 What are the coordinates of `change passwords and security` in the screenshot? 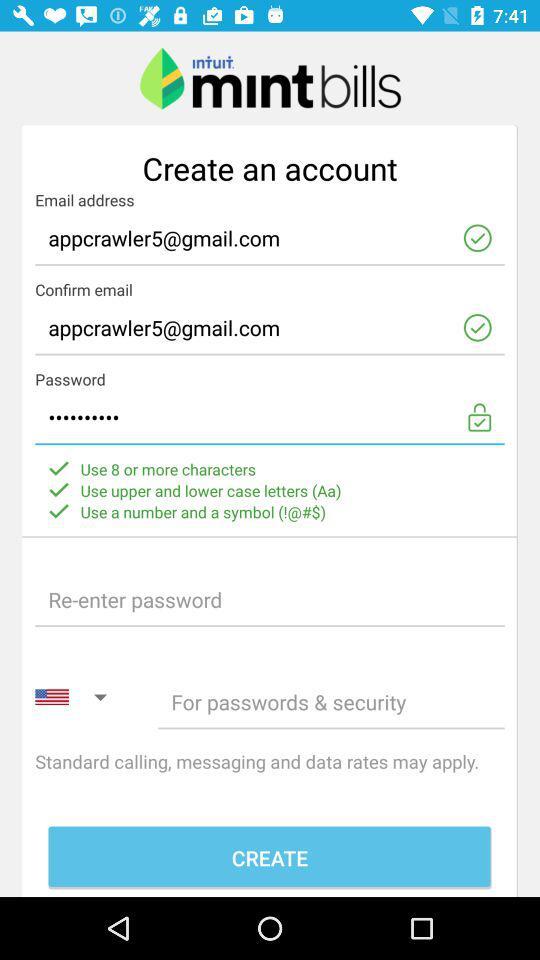 It's located at (331, 701).